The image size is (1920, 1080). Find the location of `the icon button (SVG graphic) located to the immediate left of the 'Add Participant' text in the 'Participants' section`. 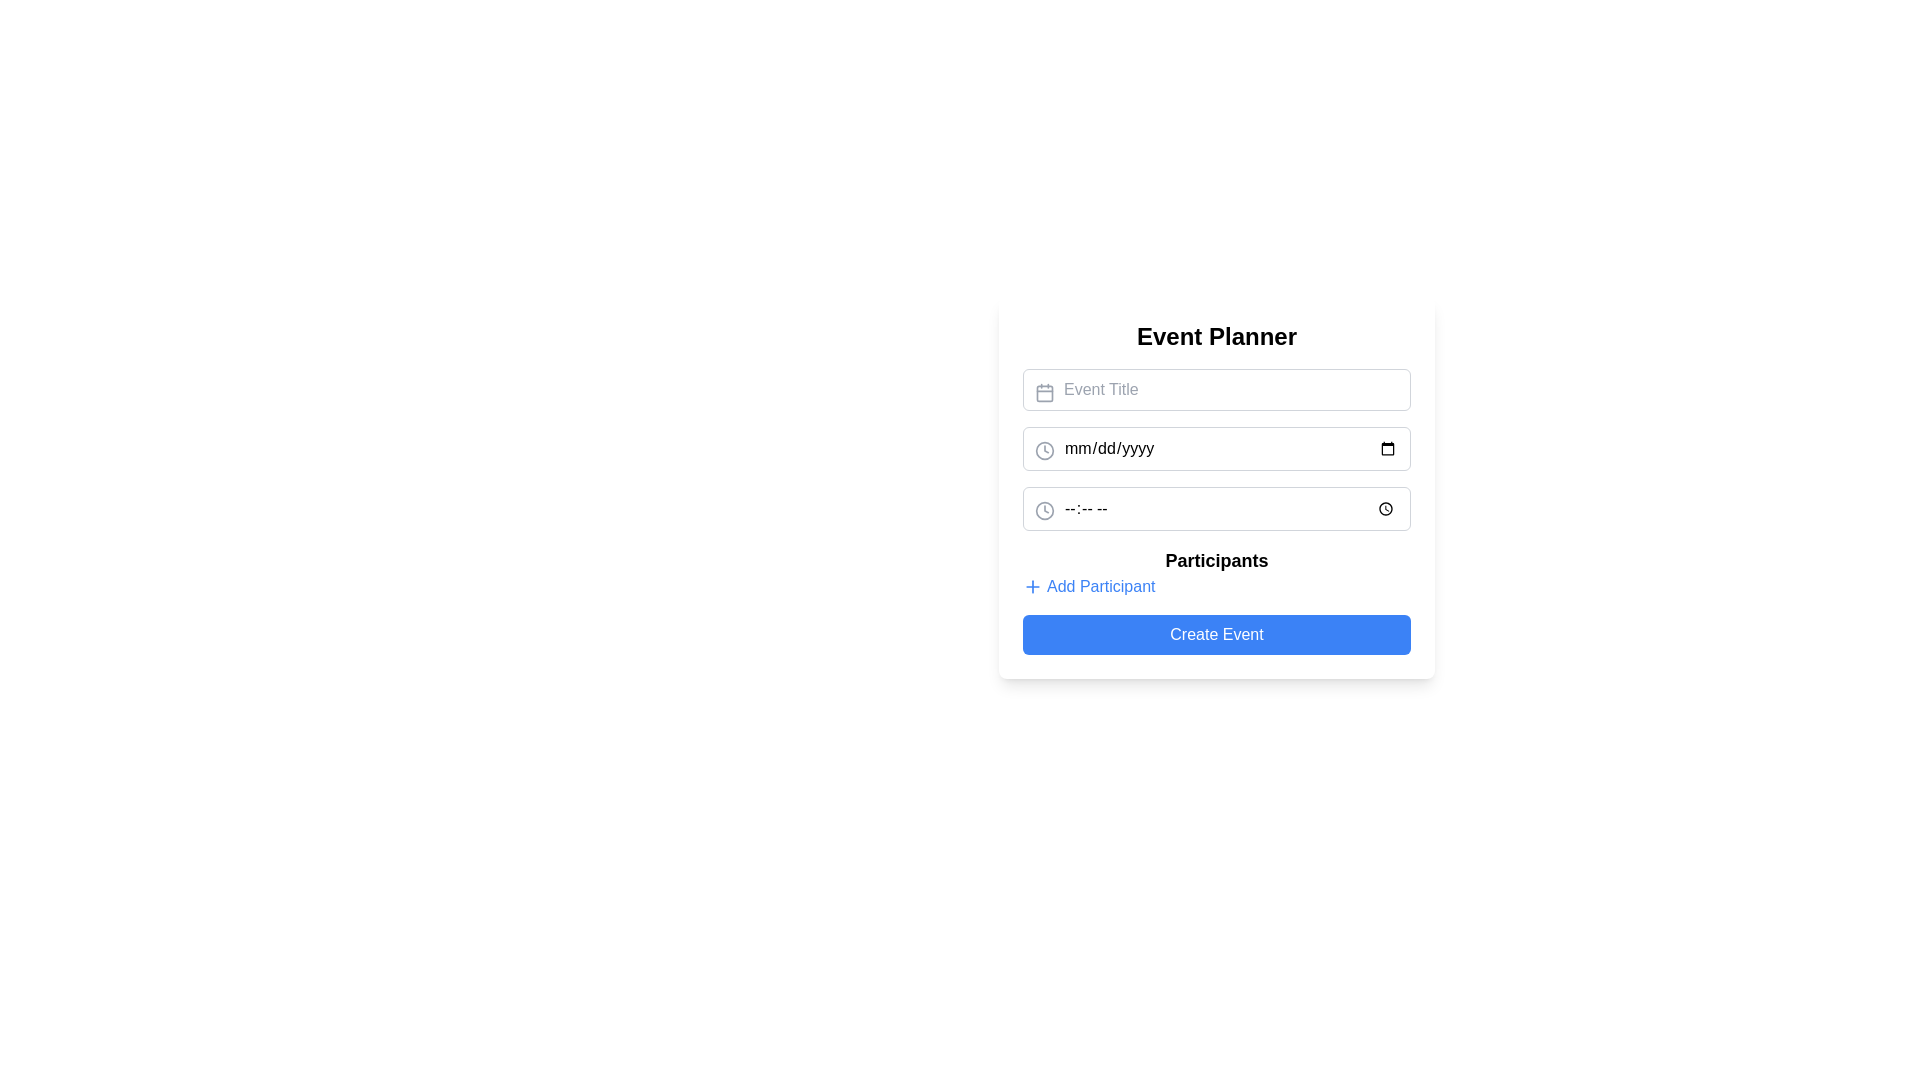

the icon button (SVG graphic) located to the immediate left of the 'Add Participant' text in the 'Participants' section is located at coordinates (1032, 585).